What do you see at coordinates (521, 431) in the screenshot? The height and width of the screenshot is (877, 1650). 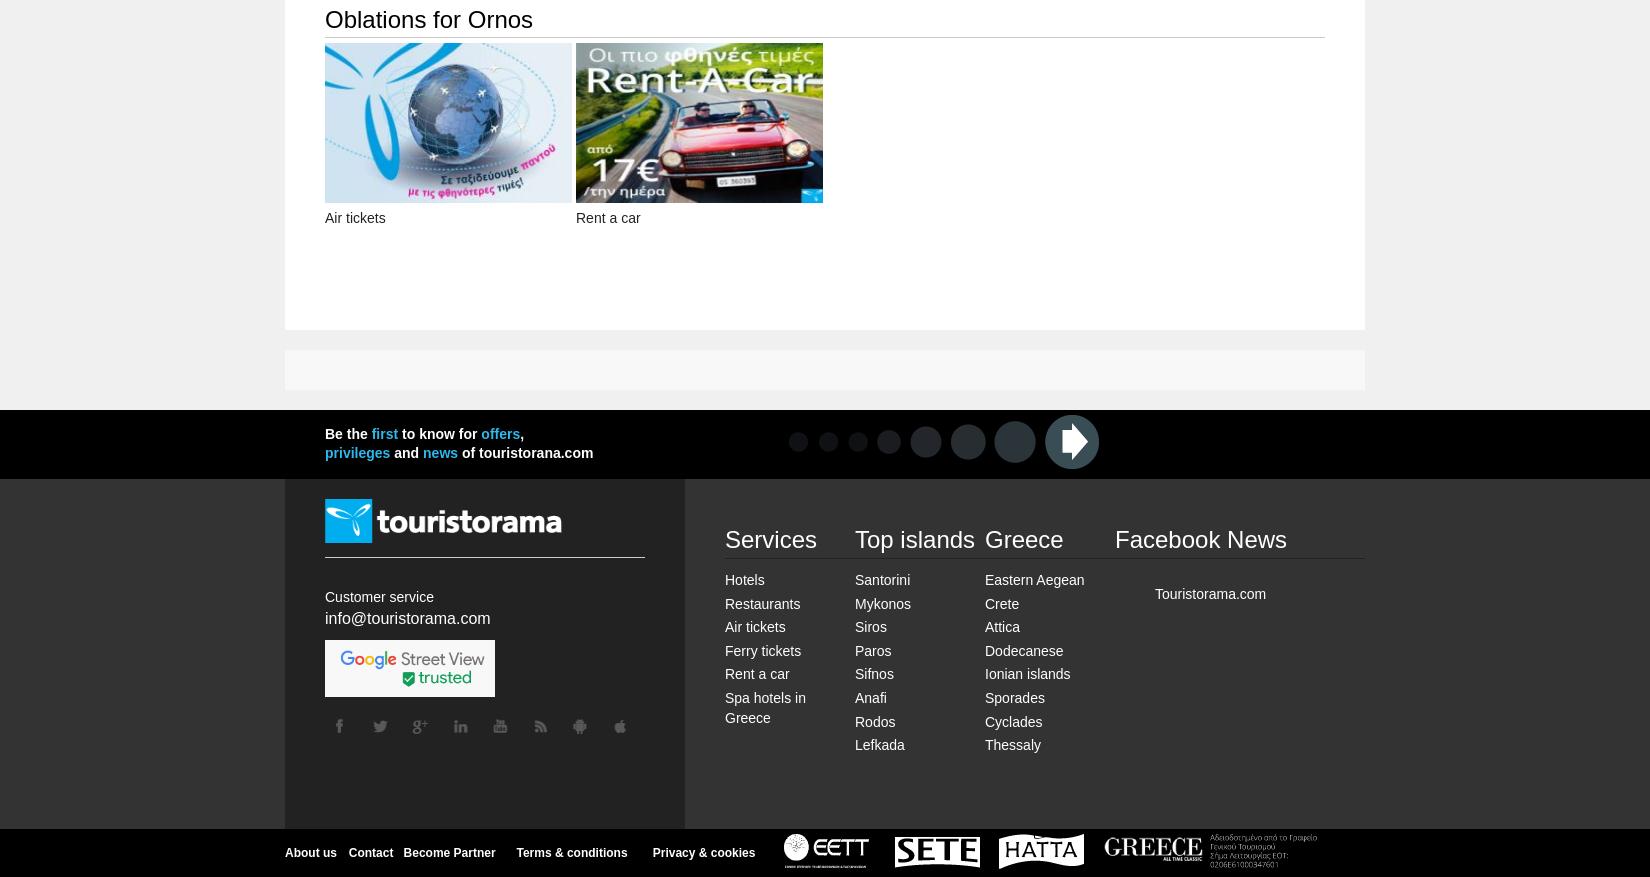 I see `','` at bounding box center [521, 431].